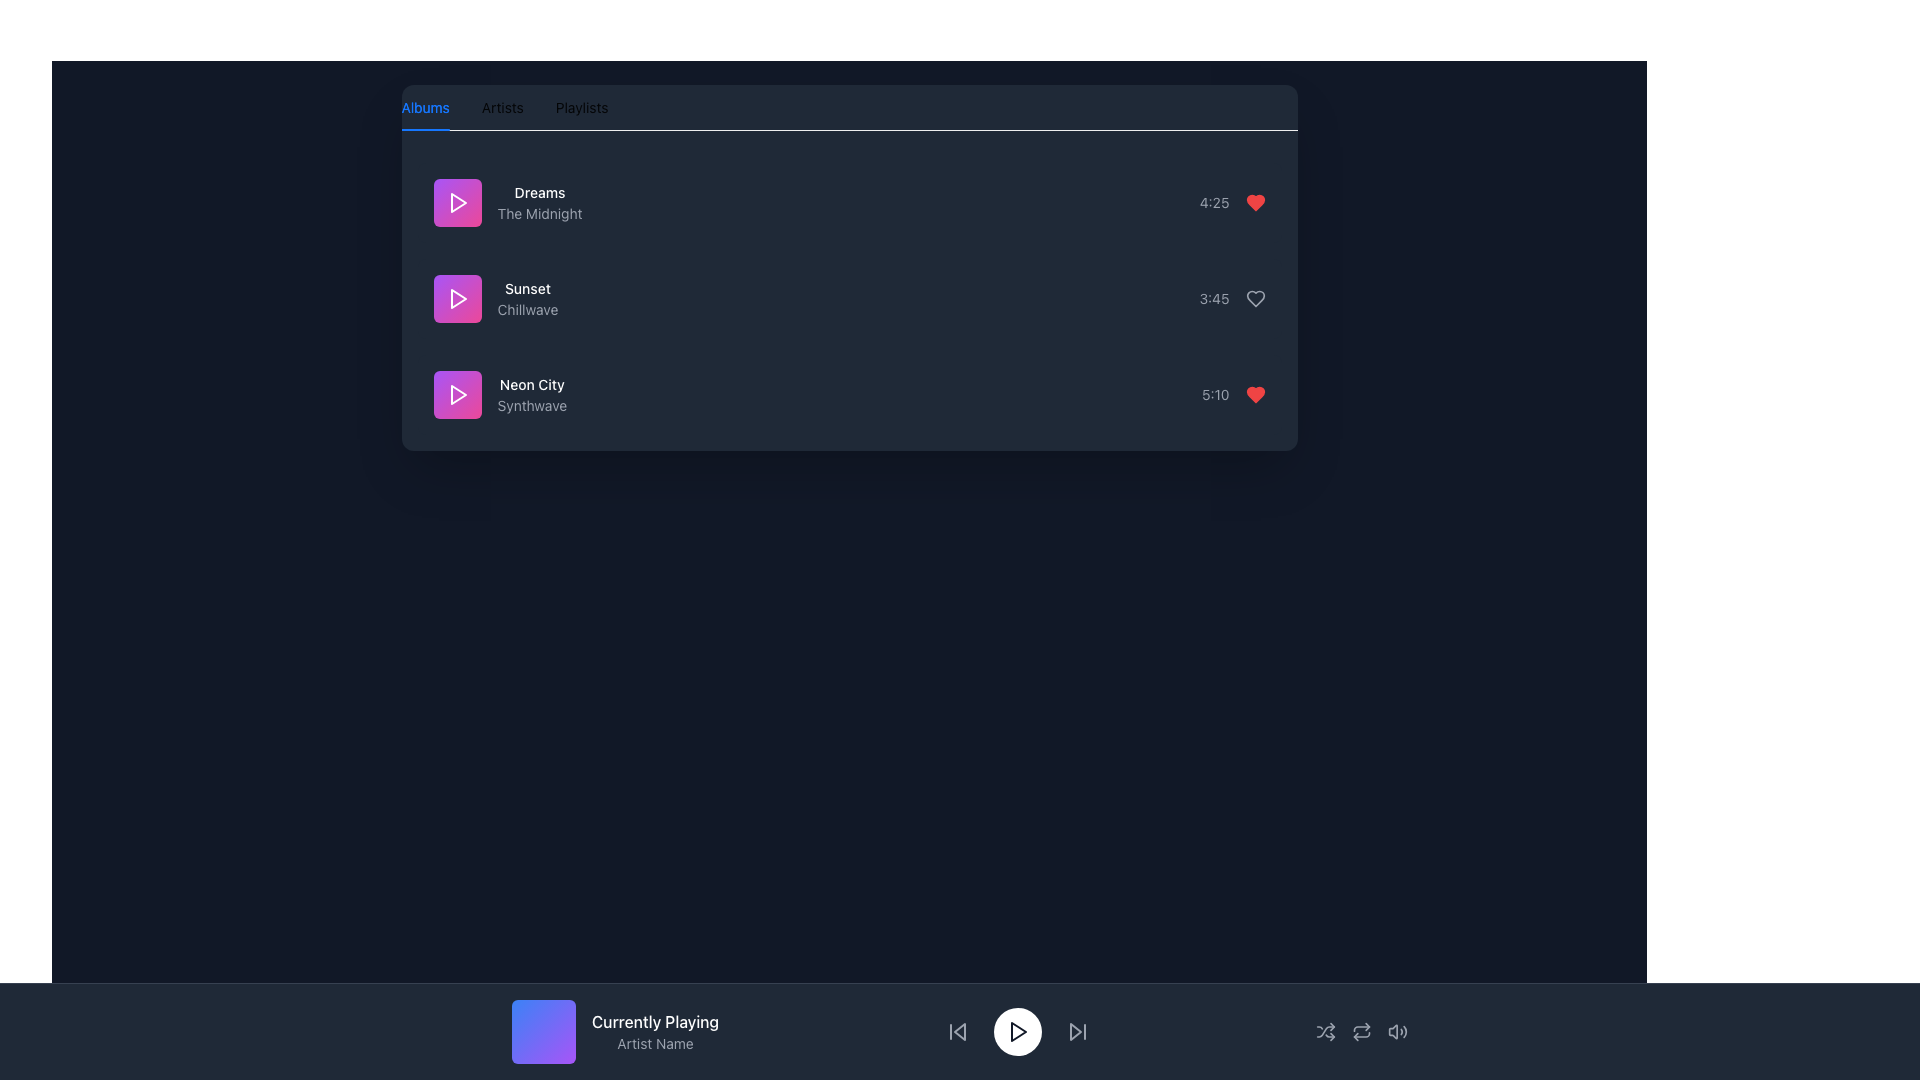  I want to click on the triangular right-facing play icon with a white color and purple to pink gradient circular background, located to the left of the song title 'Dreams' in the playlist view, so click(456, 203).